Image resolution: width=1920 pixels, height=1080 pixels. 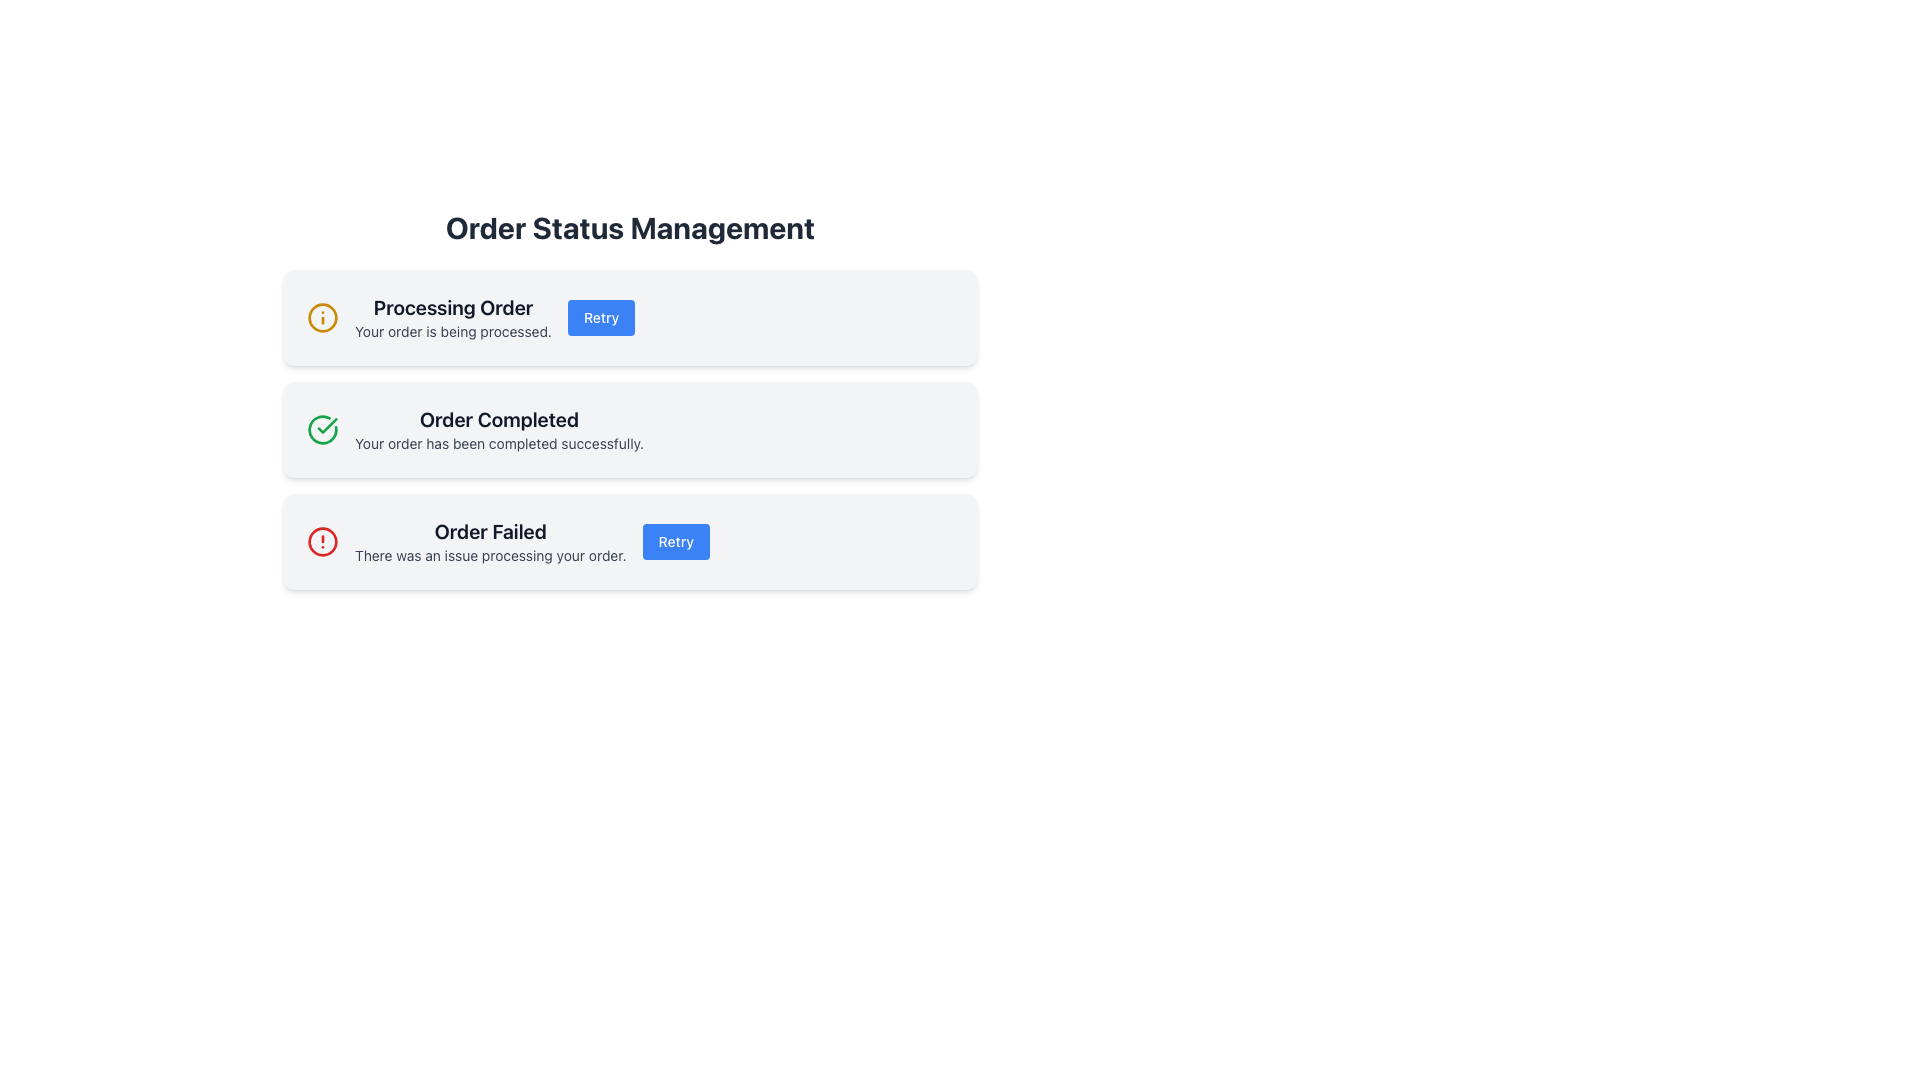 I want to click on the 'Retry' button located at the bottom right of the 'Order Failed' panel to initiate a retry action, so click(x=676, y=542).